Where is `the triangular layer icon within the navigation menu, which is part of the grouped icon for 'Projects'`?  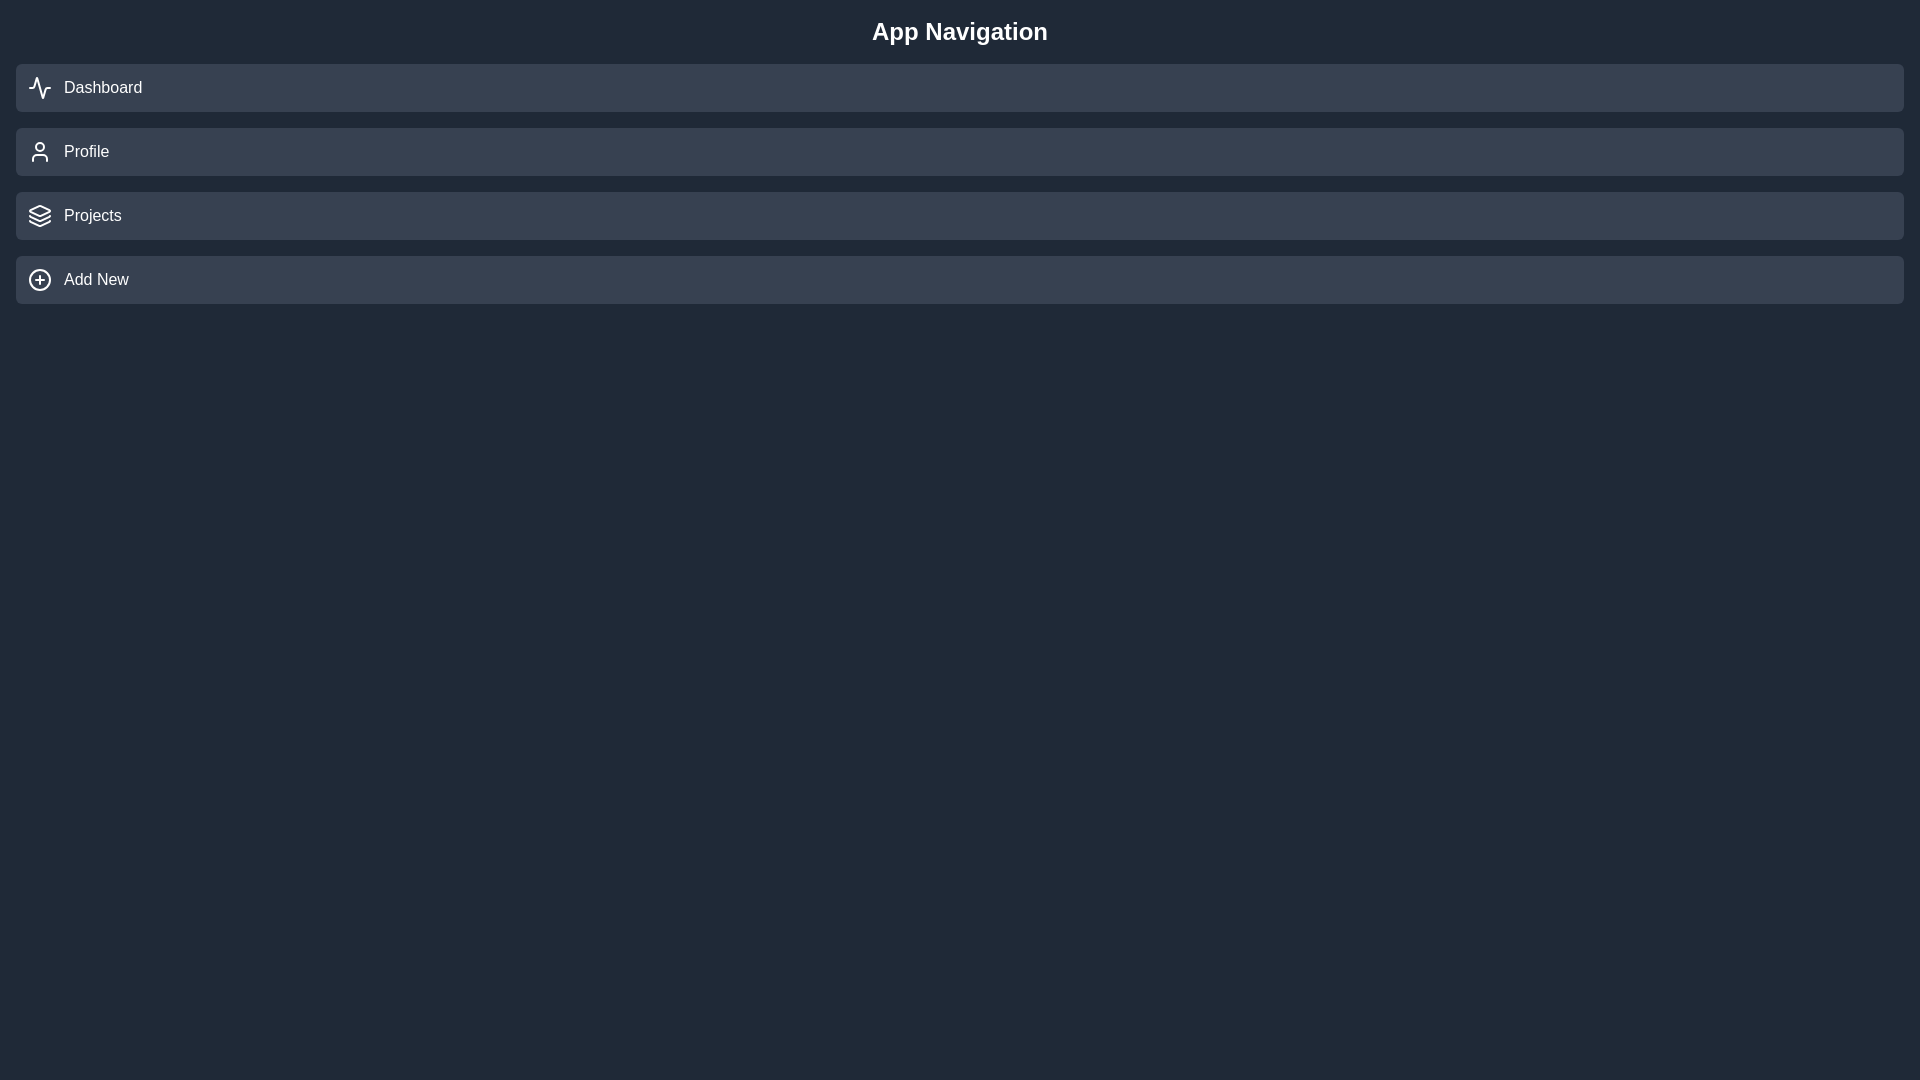
the triangular layer icon within the navigation menu, which is part of the grouped icon for 'Projects' is located at coordinates (39, 211).